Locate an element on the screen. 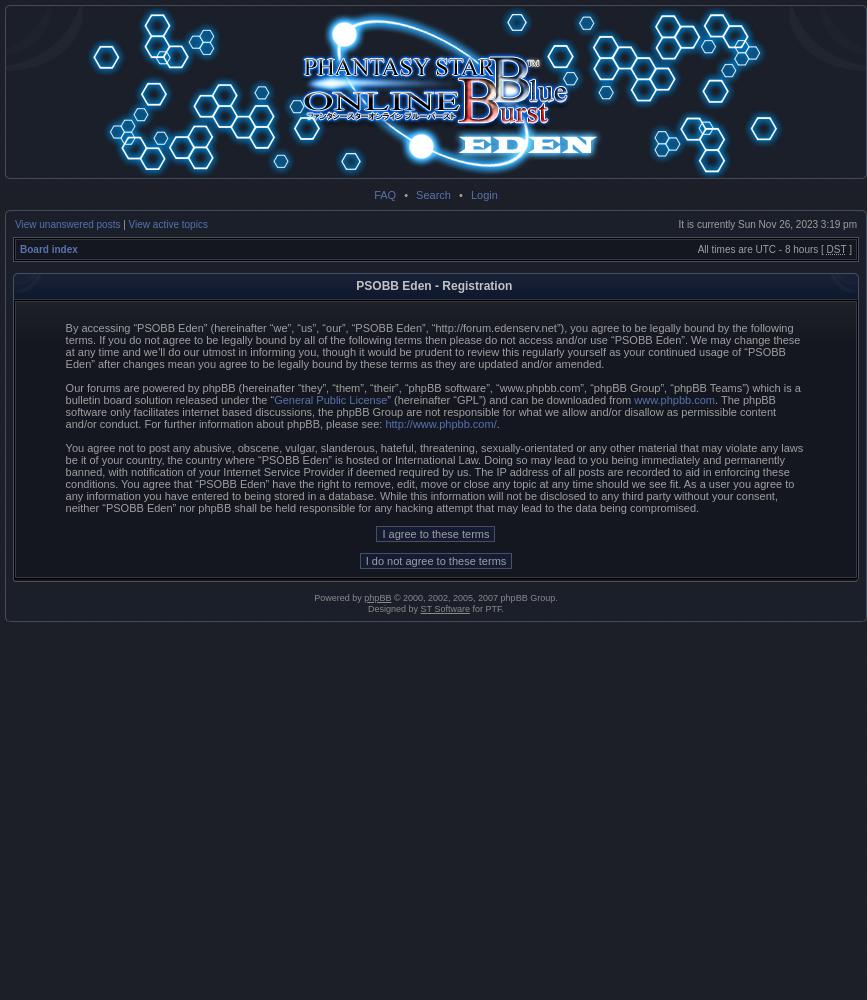 The height and width of the screenshot is (1000, 867). '|' is located at coordinates (123, 223).